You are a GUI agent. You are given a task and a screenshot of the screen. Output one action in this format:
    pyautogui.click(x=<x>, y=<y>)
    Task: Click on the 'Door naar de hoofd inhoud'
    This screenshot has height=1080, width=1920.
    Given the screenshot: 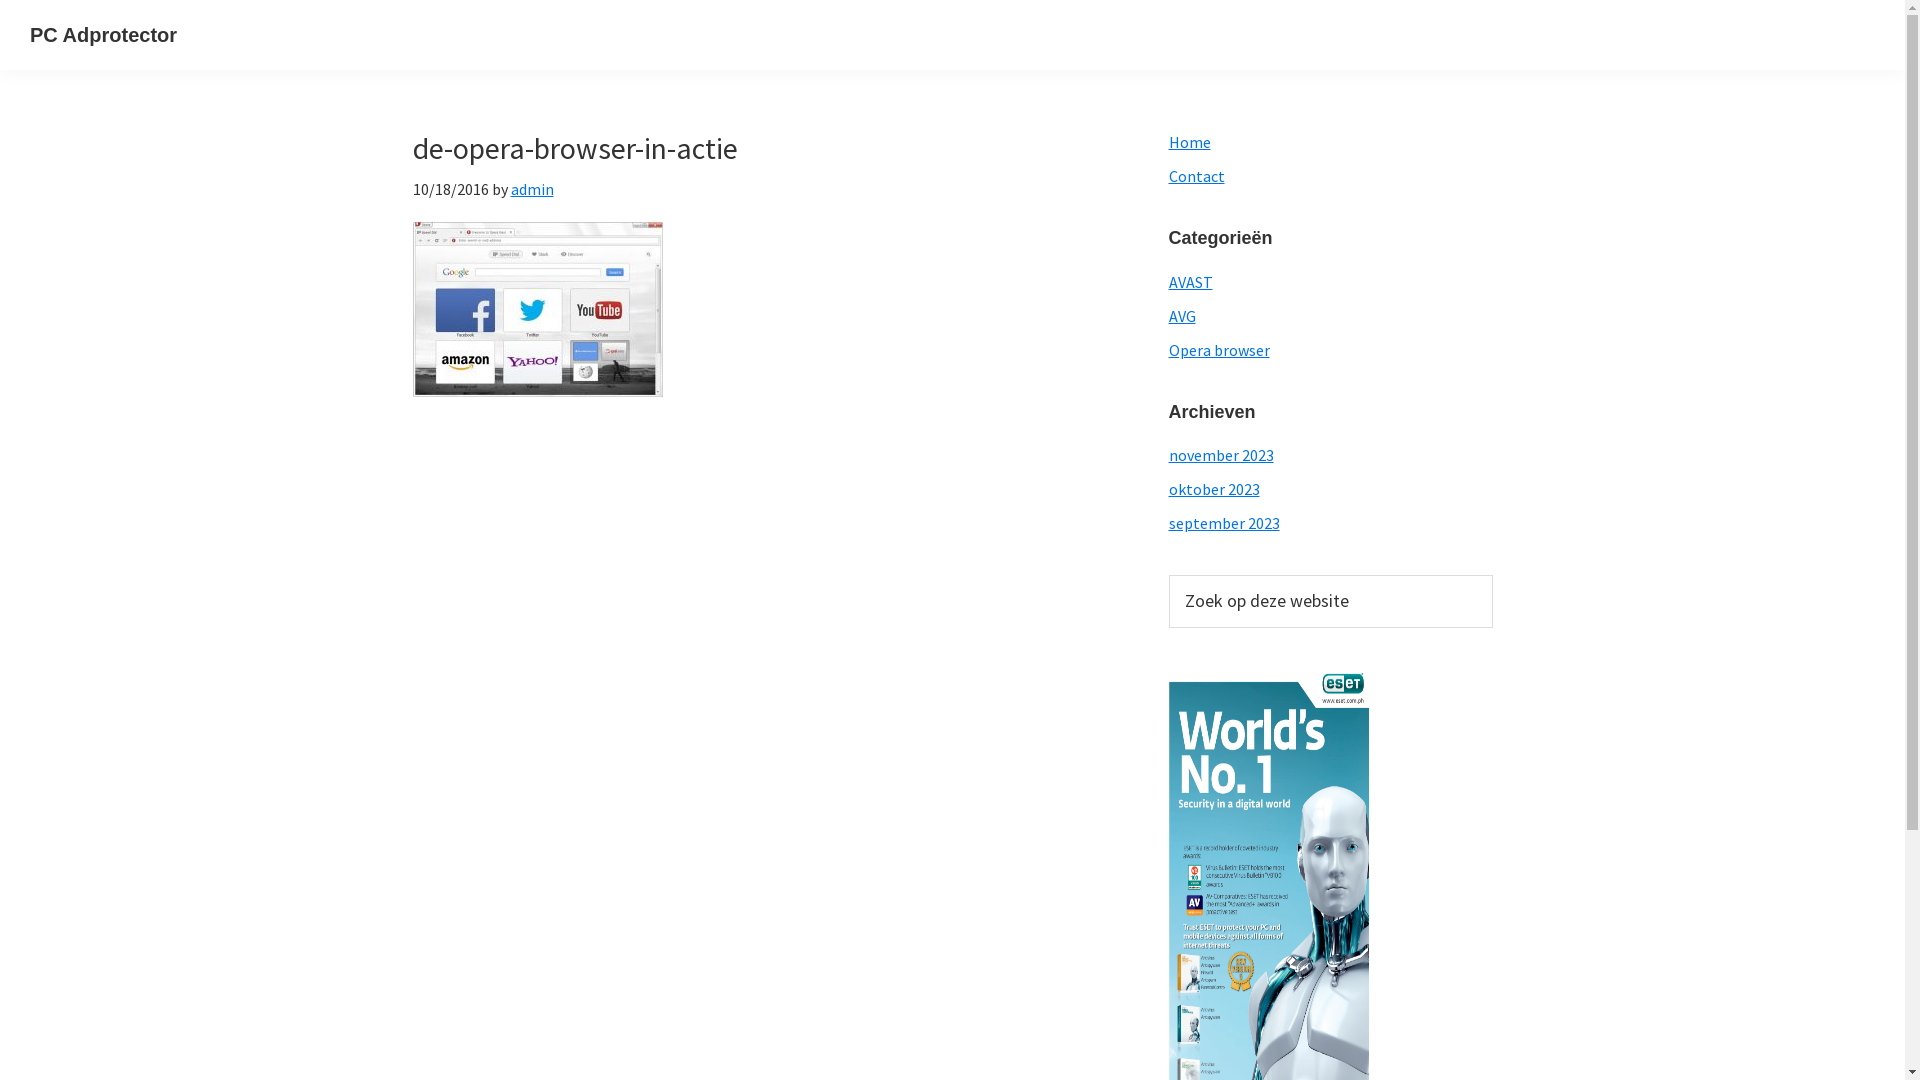 What is the action you would take?
    pyautogui.click(x=0, y=0)
    